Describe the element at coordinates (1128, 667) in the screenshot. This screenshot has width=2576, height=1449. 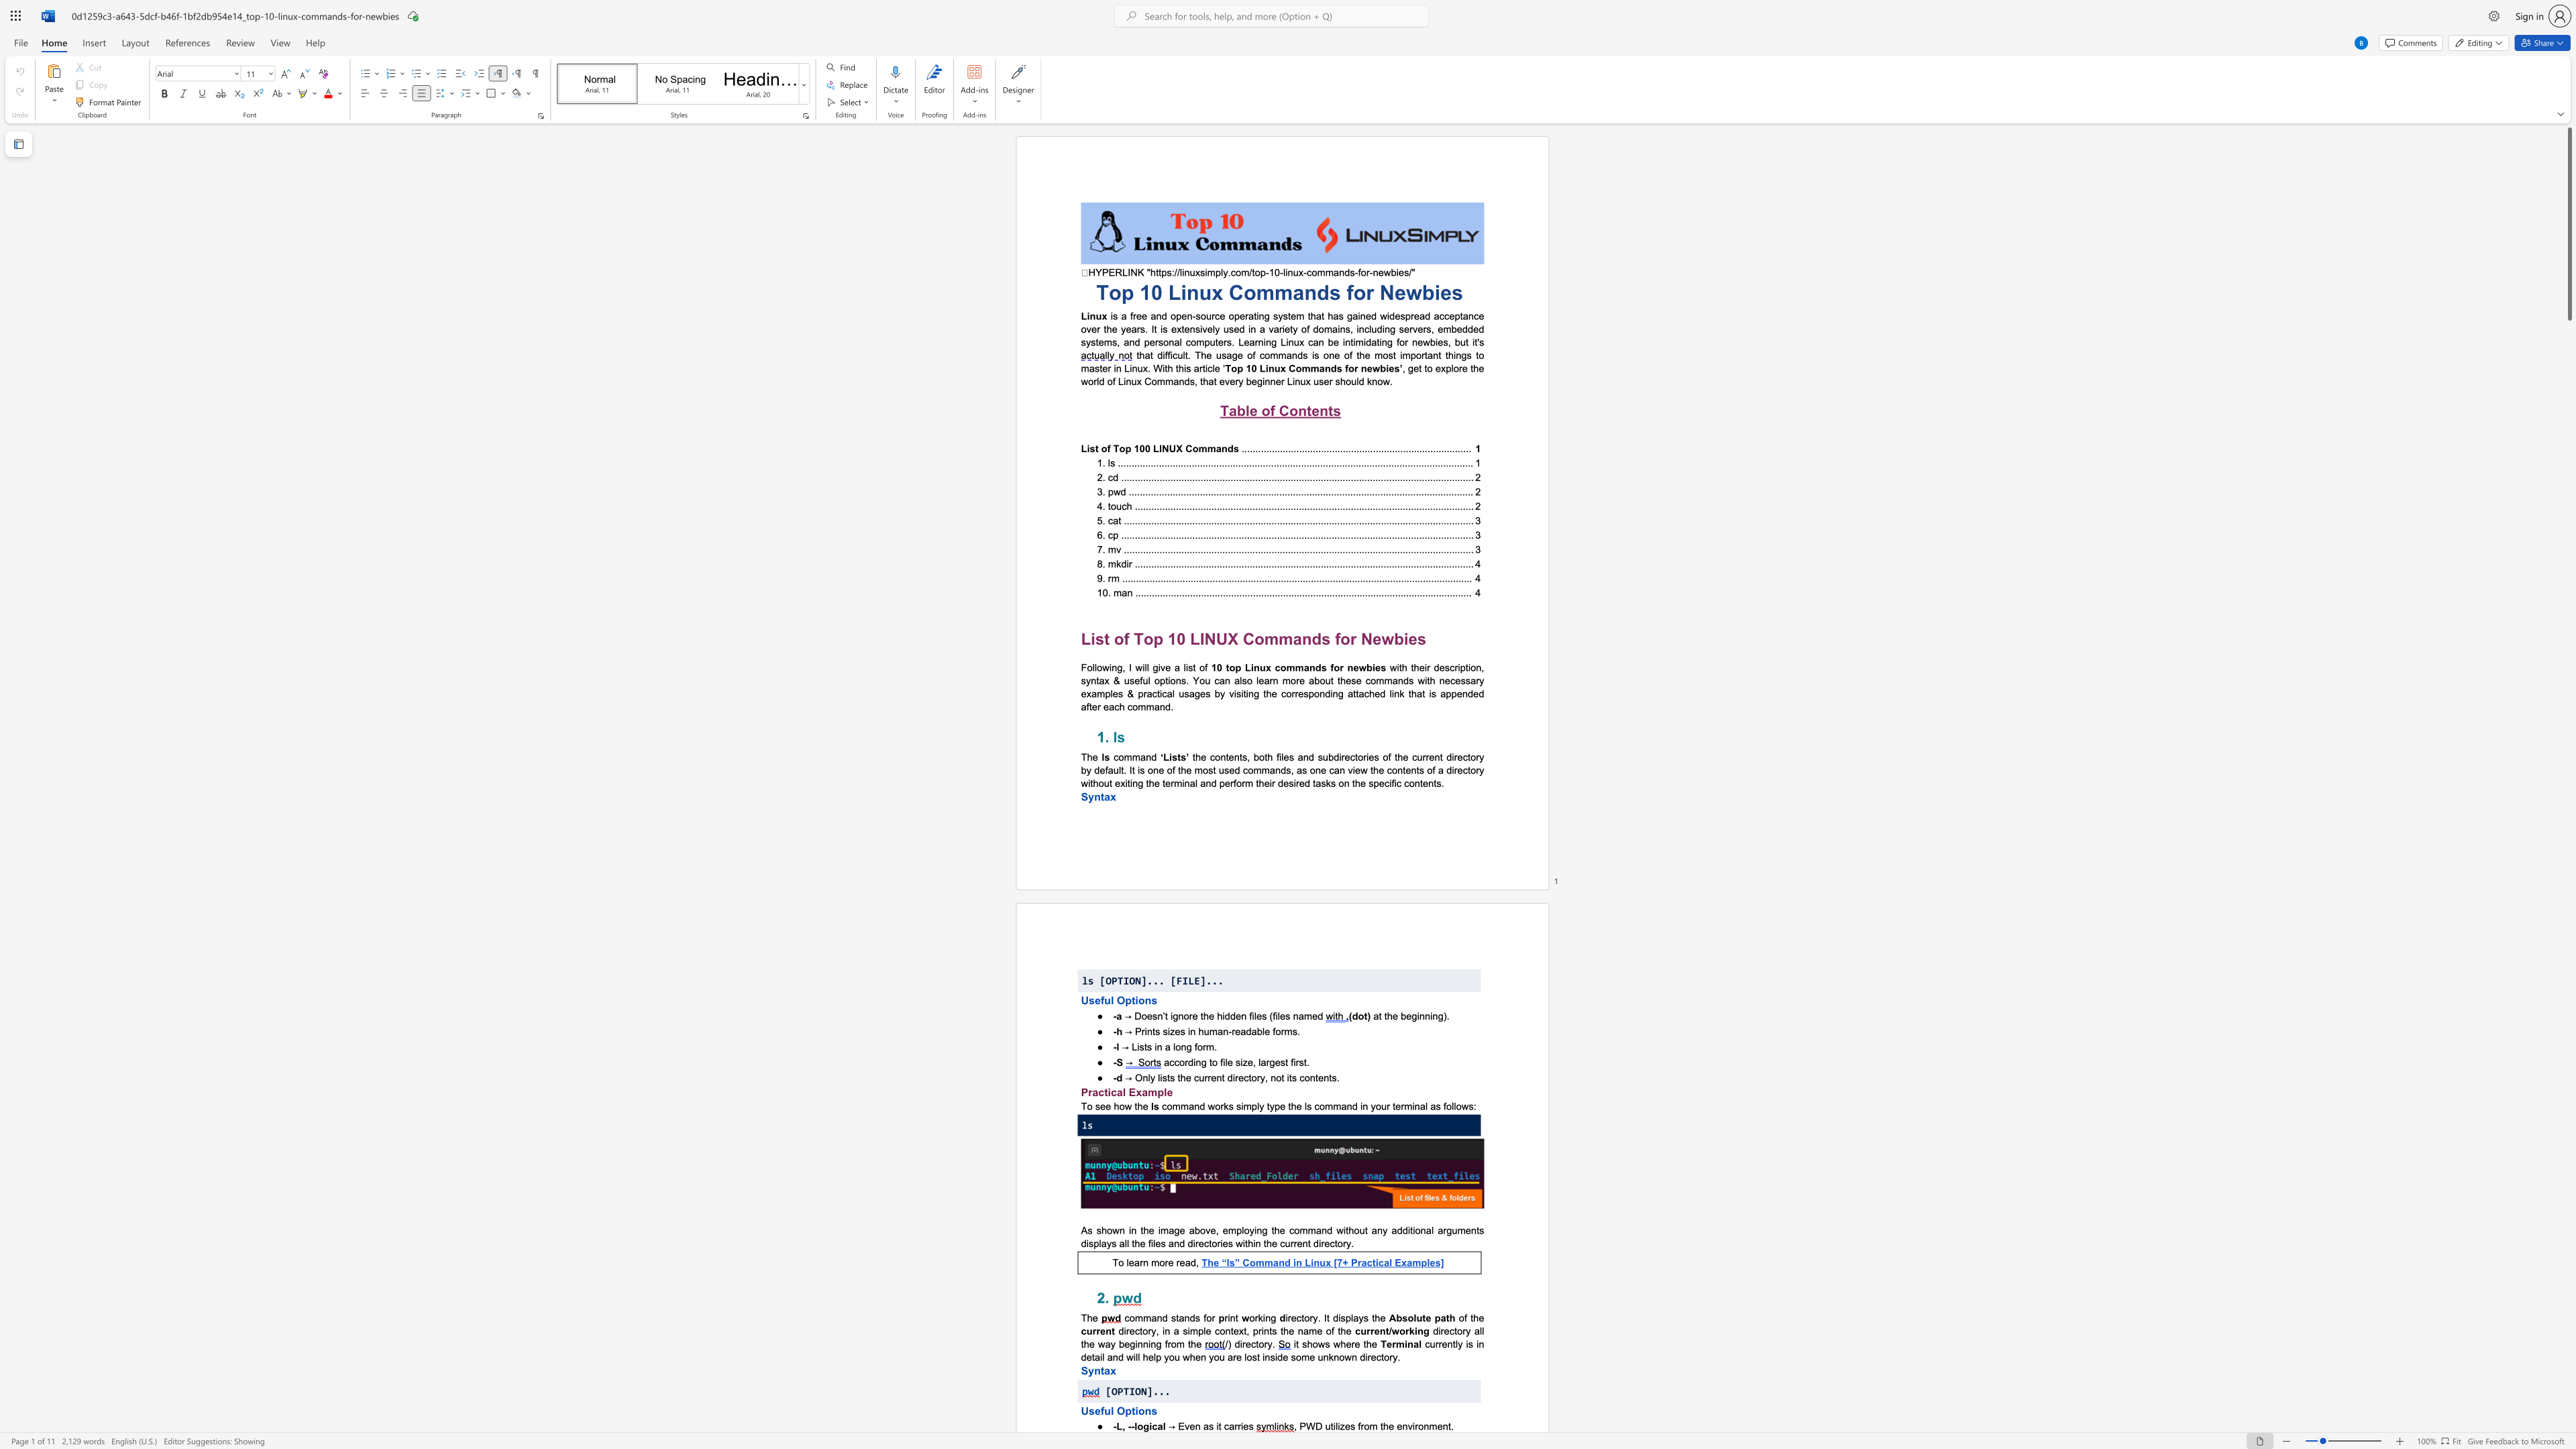
I see `the subset text "I will giv" within the text "Following, I will give a list of"` at that location.